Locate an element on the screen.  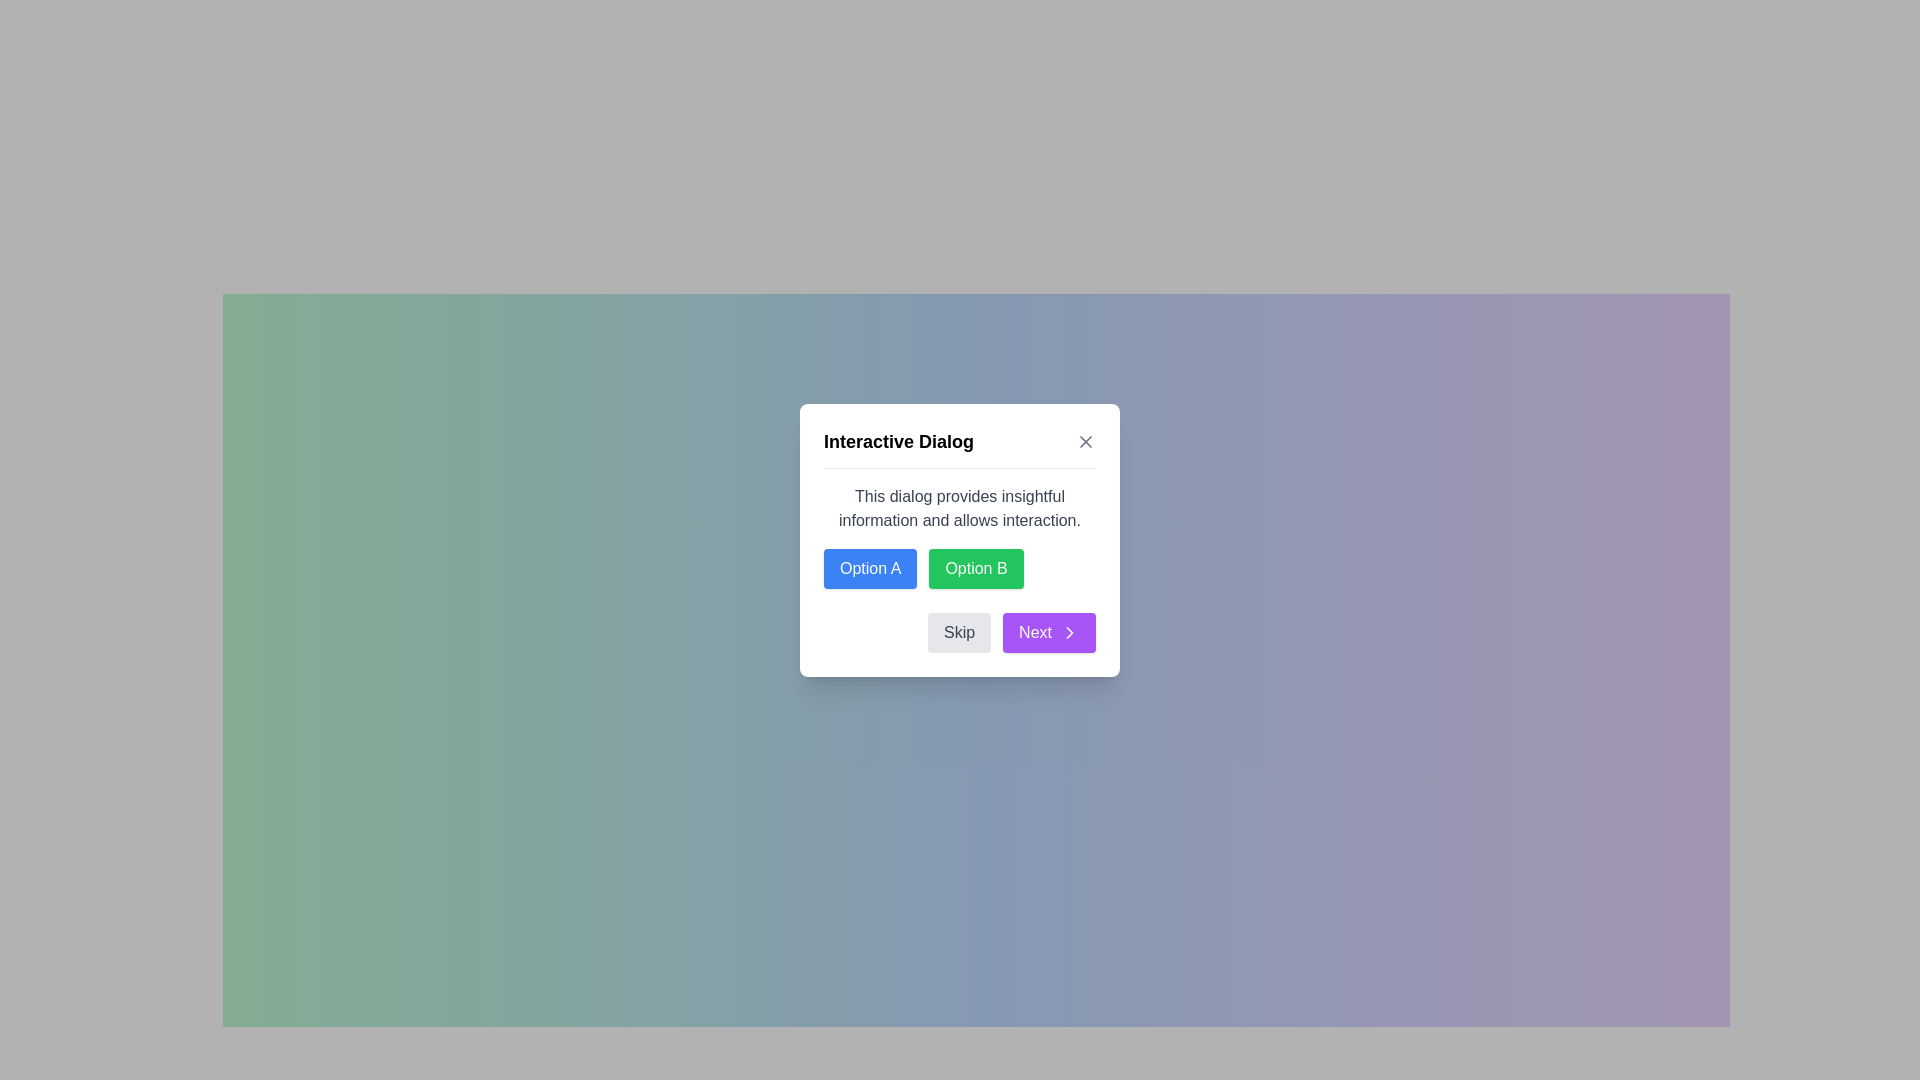
title of the header labeled 'Interactive Dialog' which is styled with bold text and located at the top of the dialog box is located at coordinates (960, 446).